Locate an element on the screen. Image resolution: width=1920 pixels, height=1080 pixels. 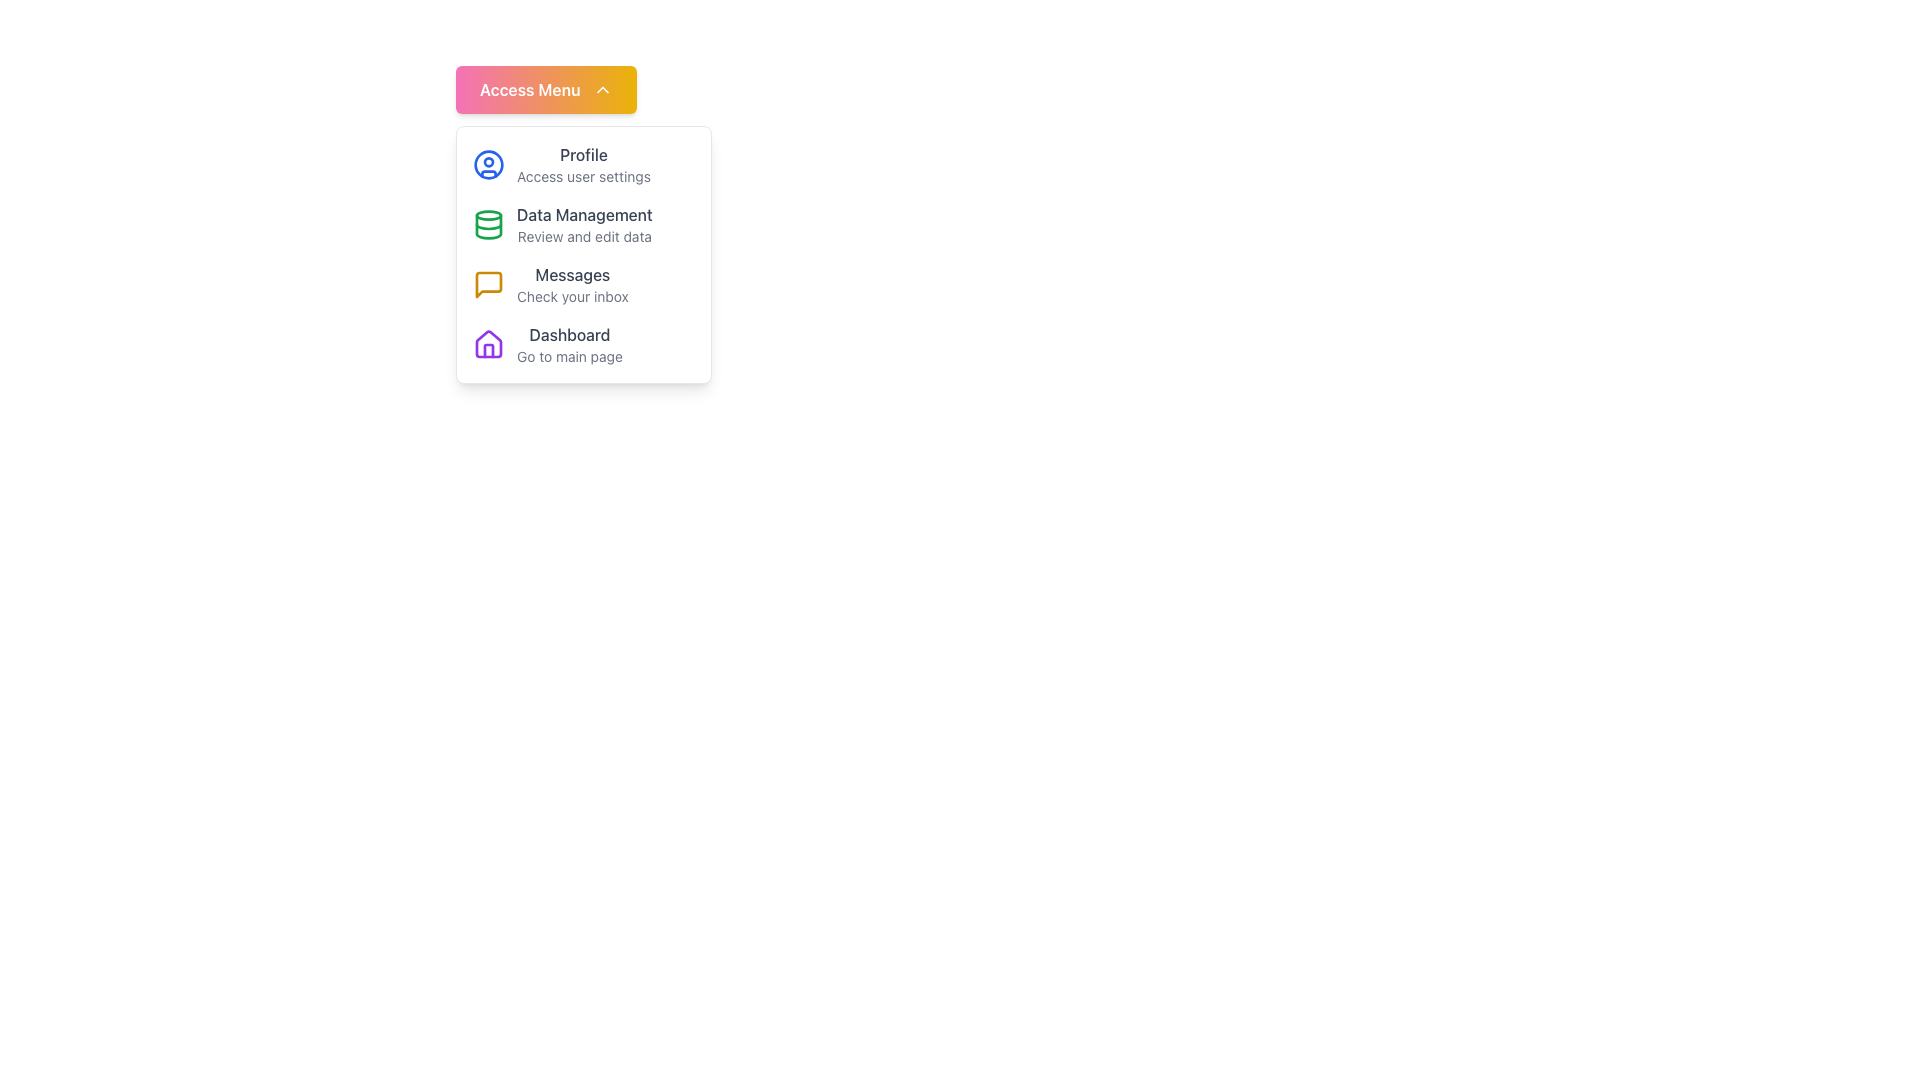
the navigational link titled 'Dashboard' with a purple house icon in the 'Access Menu' dropdown is located at coordinates (583, 343).